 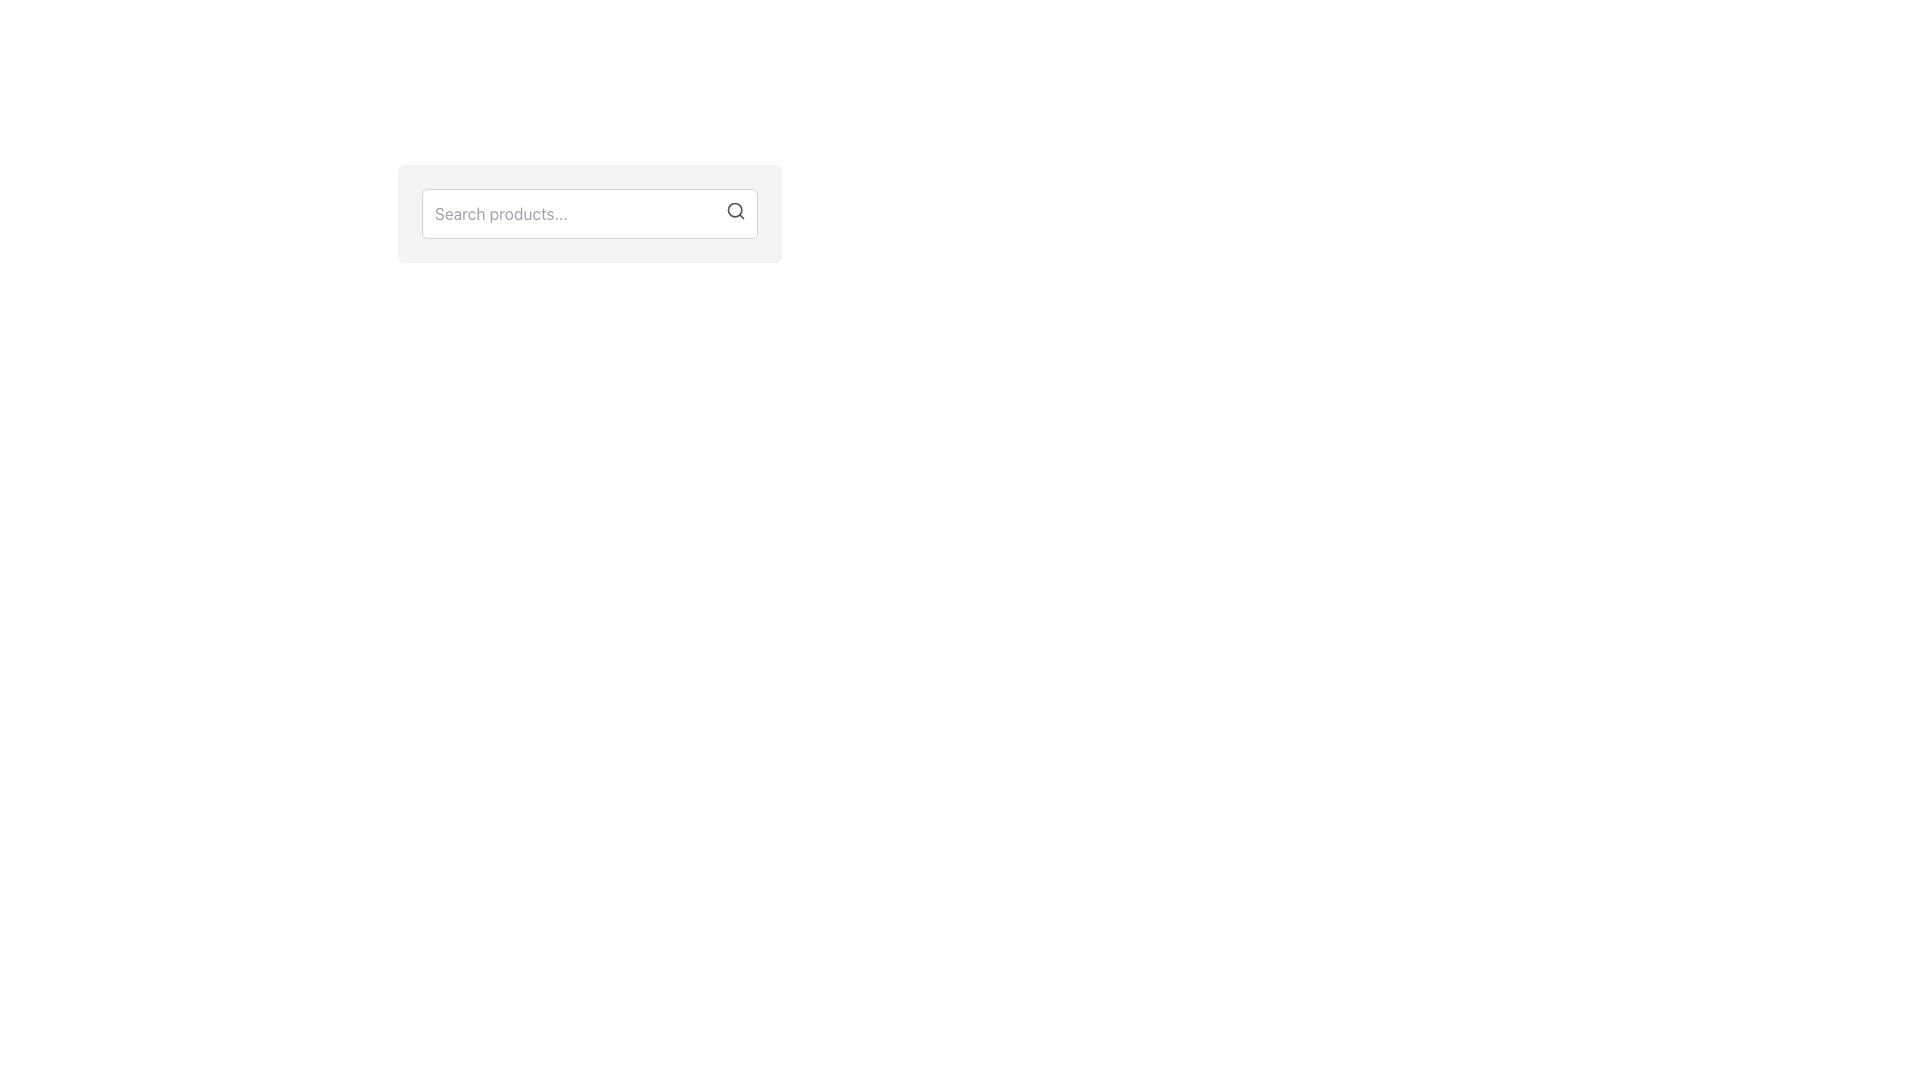 What do you see at coordinates (734, 210) in the screenshot?
I see `the graphic element that enhances user recognition of the search icon, located at the center of the circular part of the icon at the far right of the search bar` at bounding box center [734, 210].